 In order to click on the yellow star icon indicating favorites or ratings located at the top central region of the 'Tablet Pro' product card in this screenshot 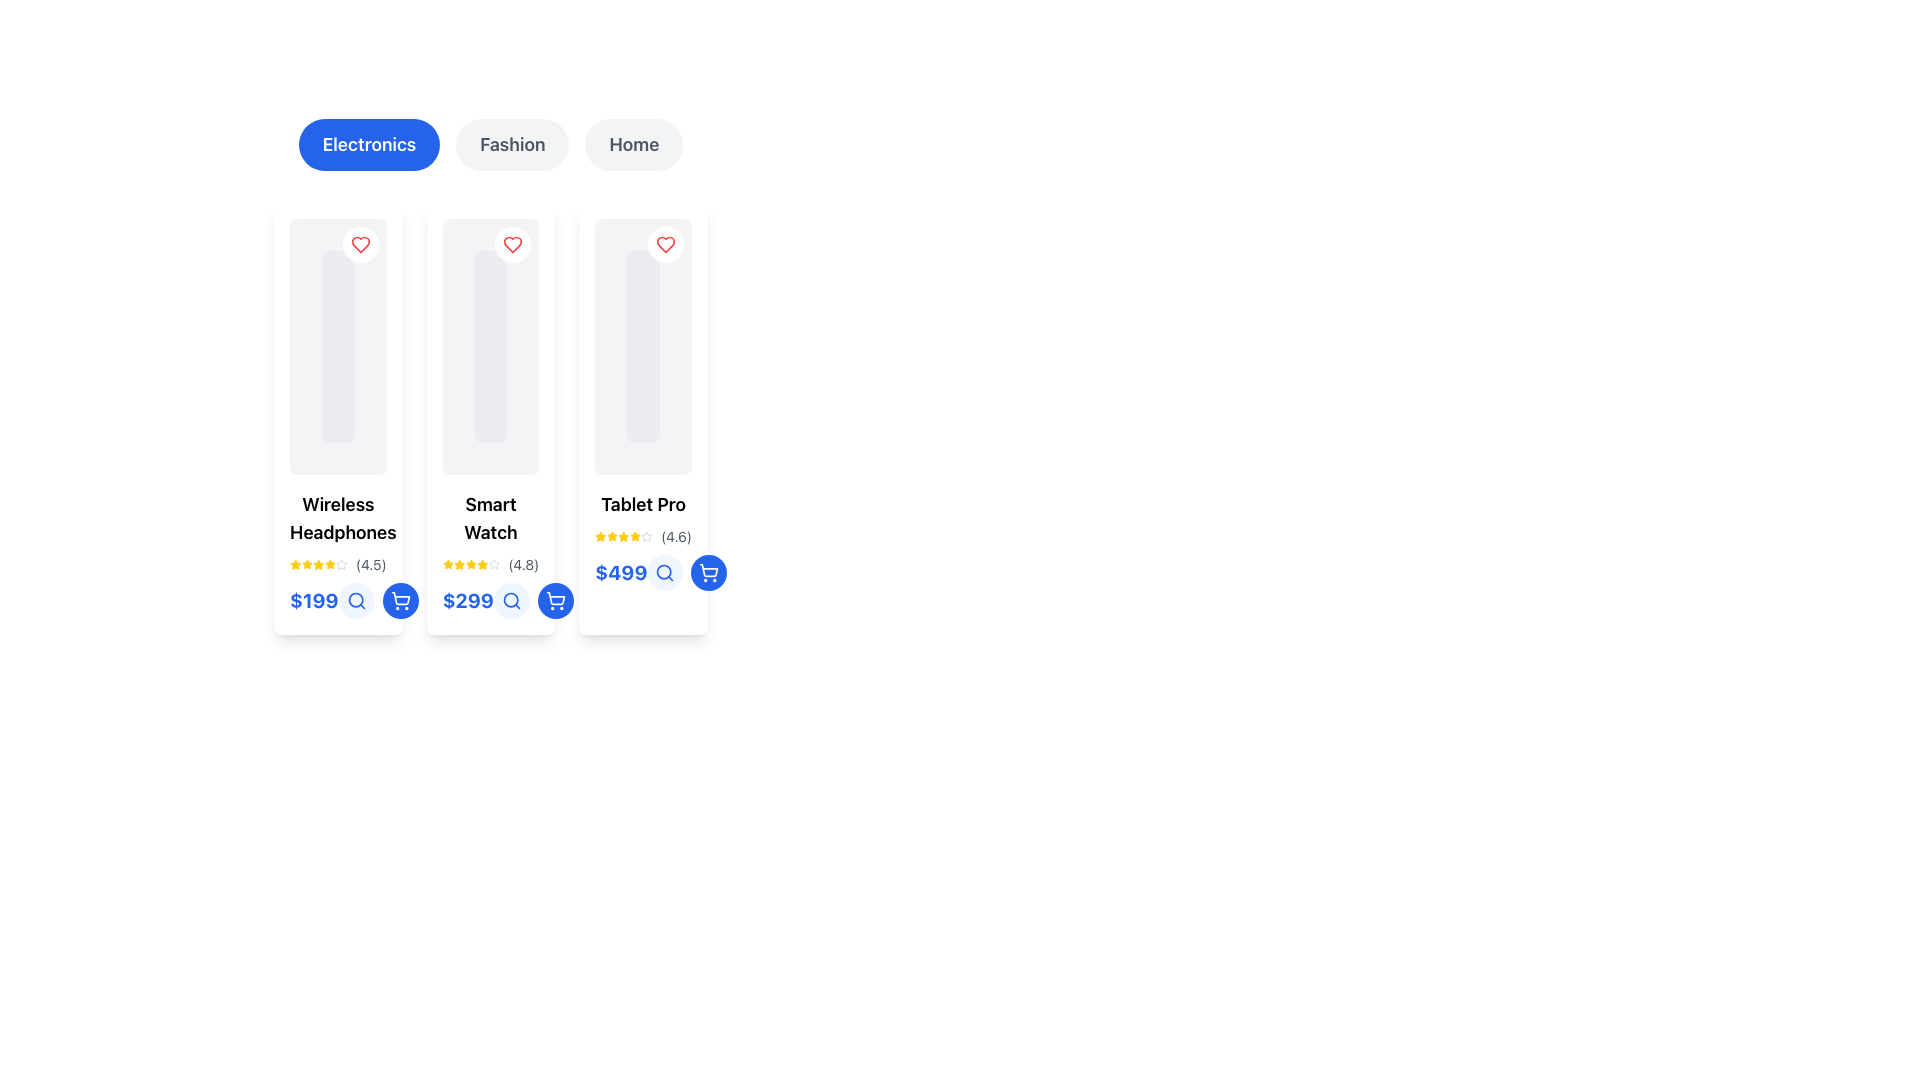, I will do `click(611, 535)`.